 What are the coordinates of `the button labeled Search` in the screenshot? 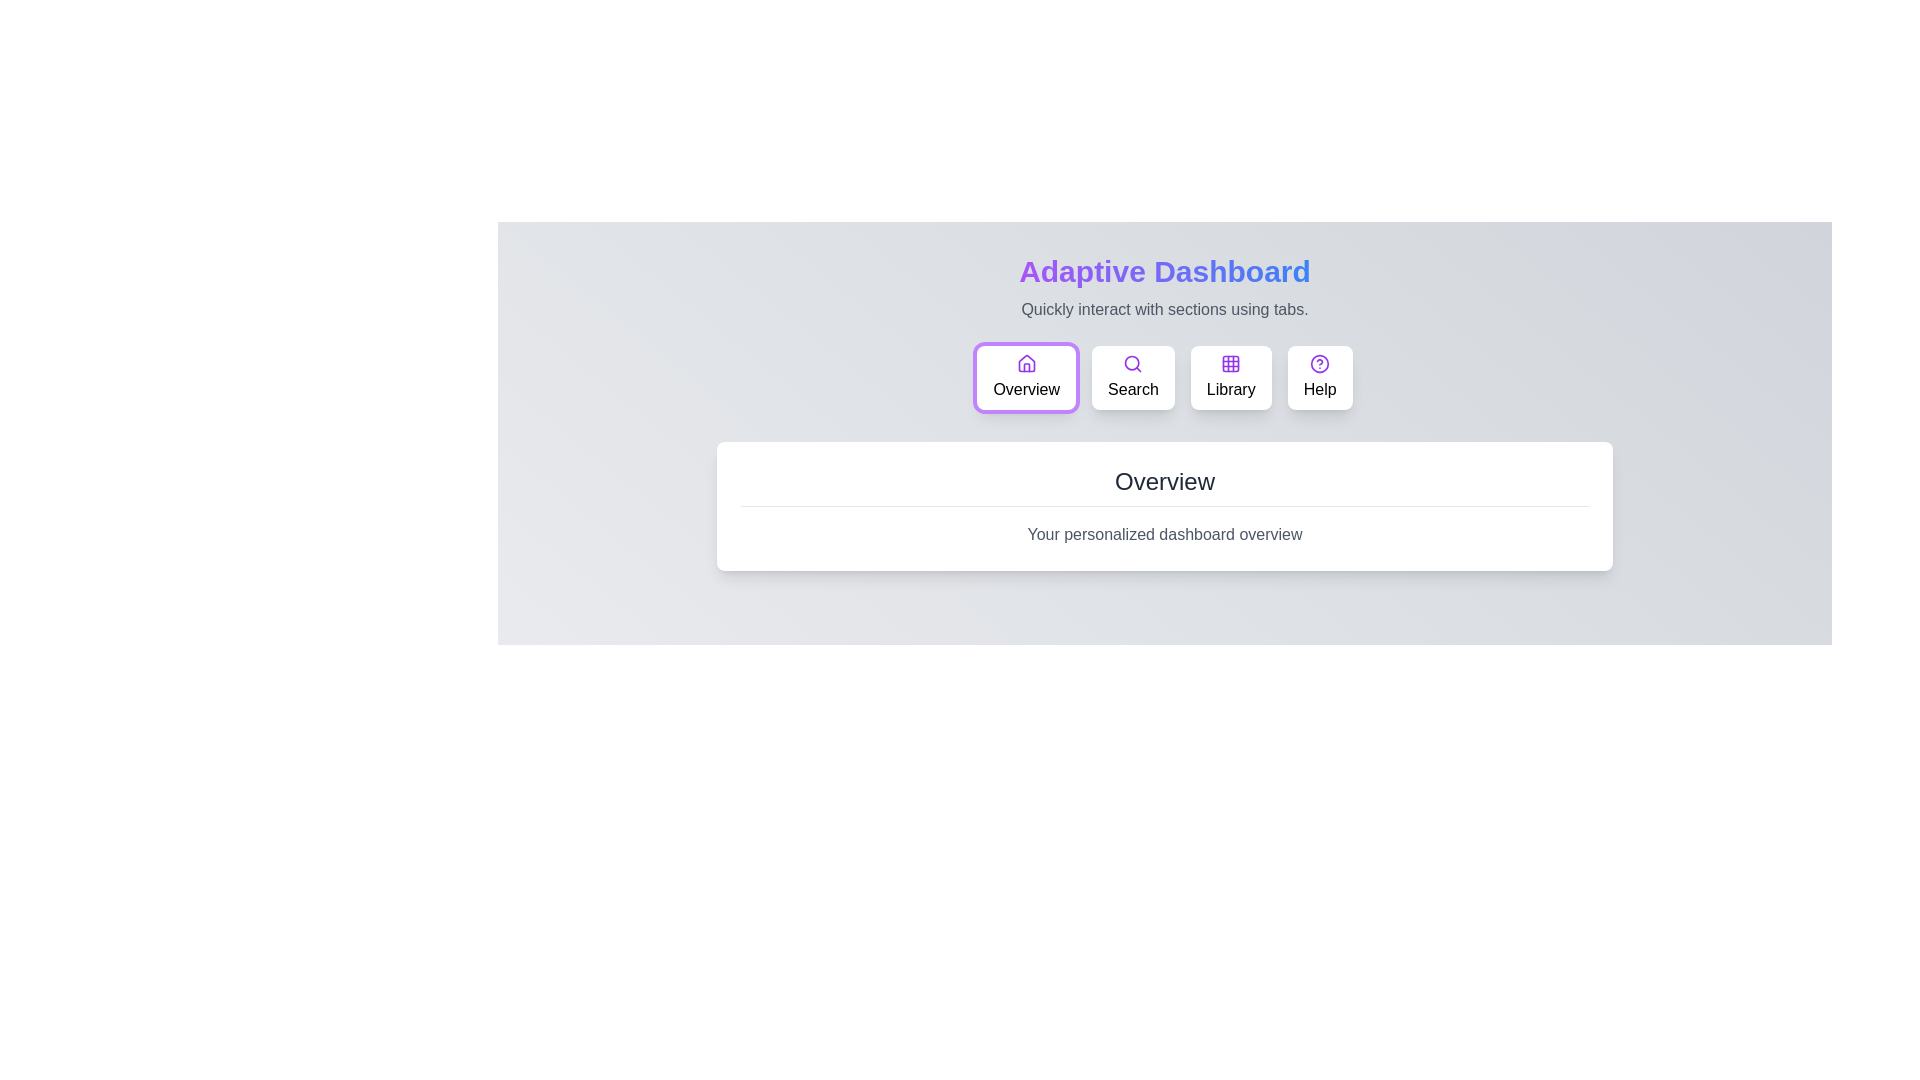 It's located at (1132, 378).